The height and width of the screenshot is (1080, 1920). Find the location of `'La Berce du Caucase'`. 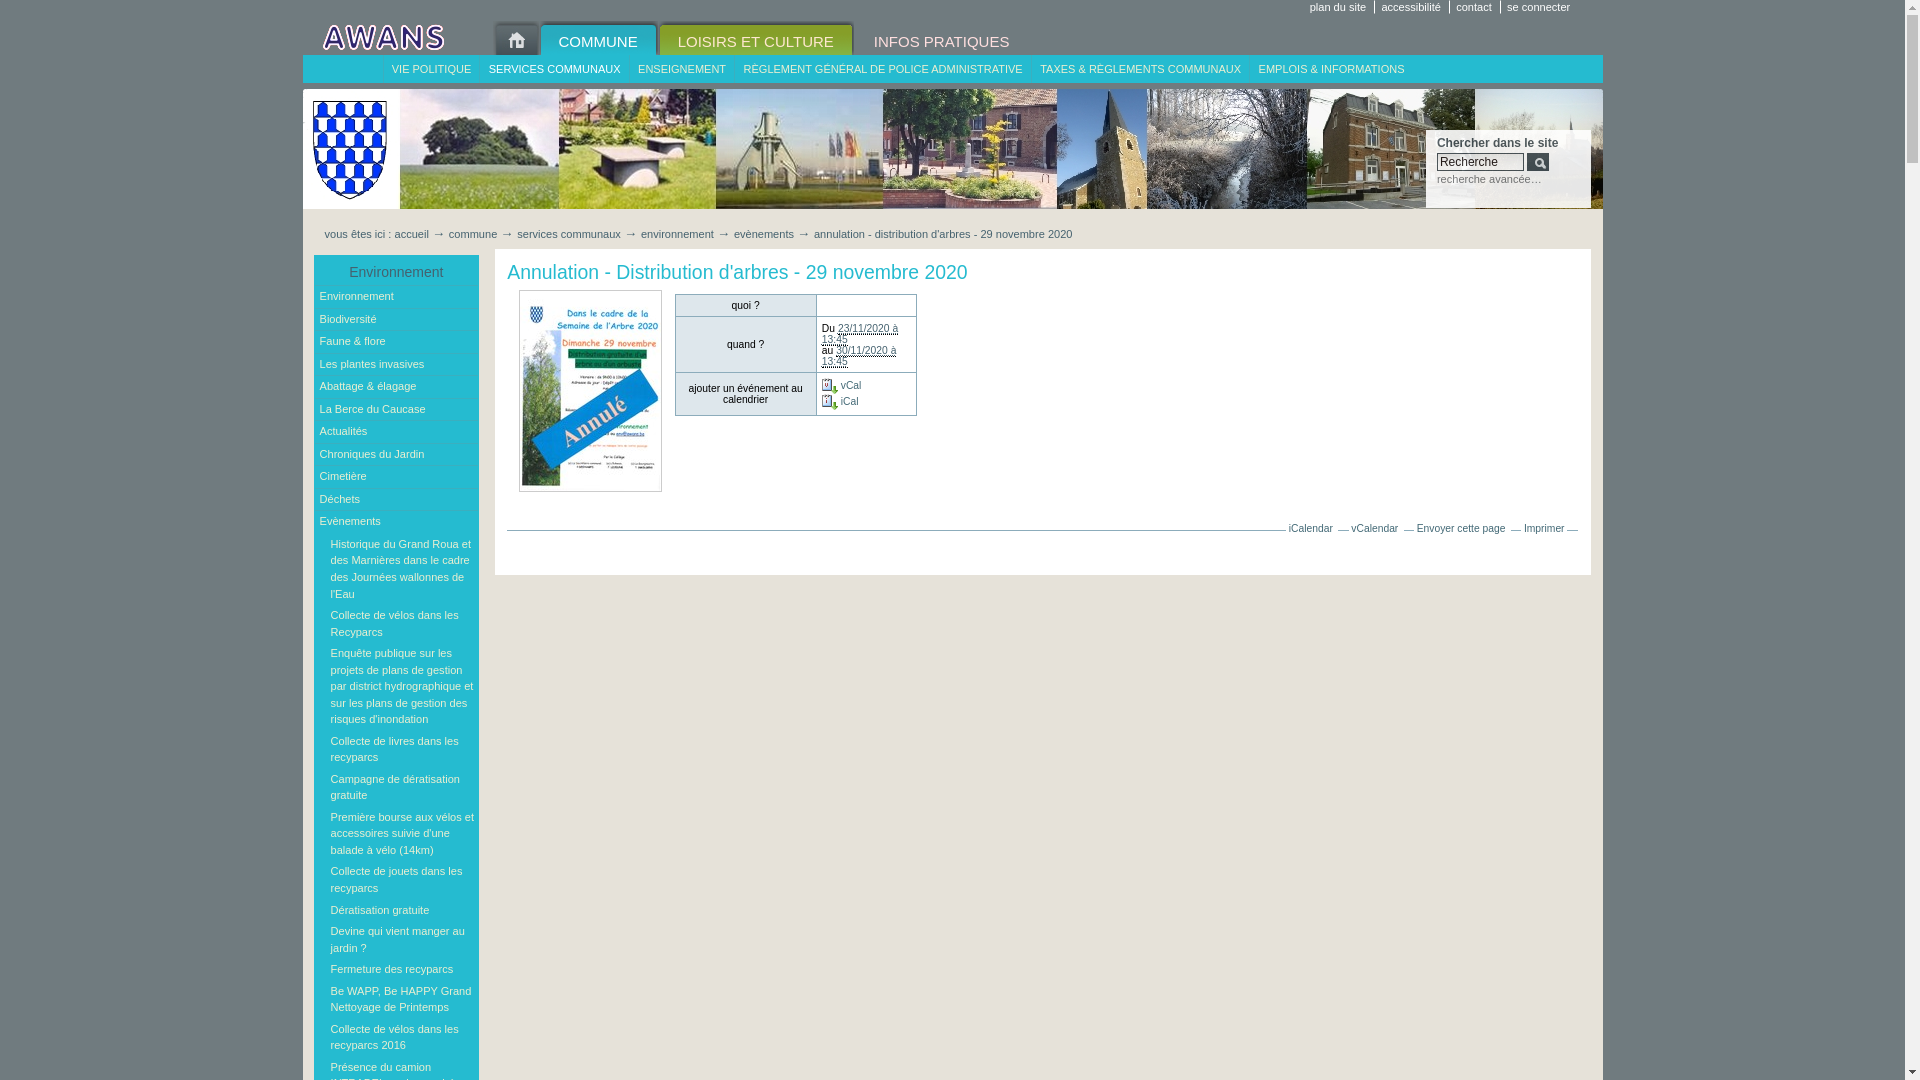

'La Berce du Caucase' is located at coordinates (314, 408).